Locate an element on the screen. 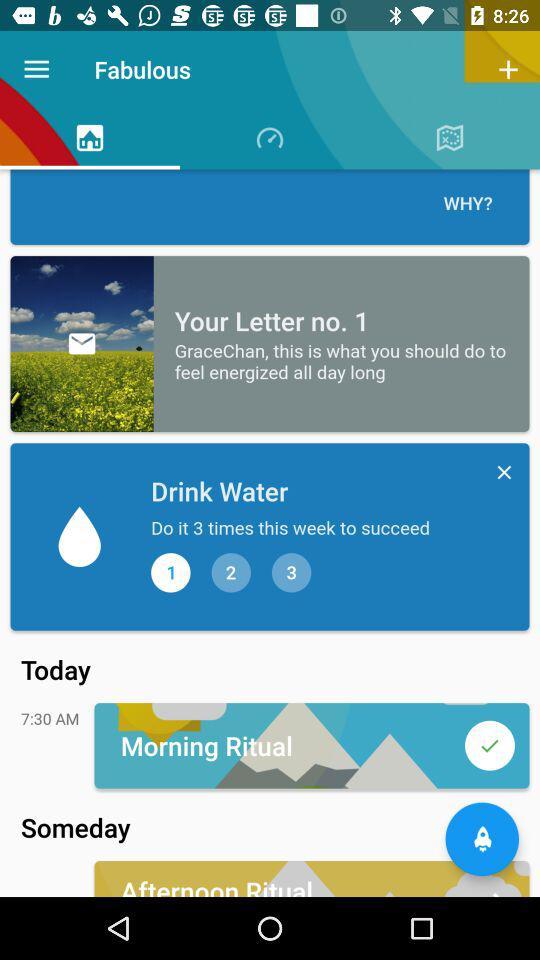 Image resolution: width=540 pixels, height=960 pixels. the notifications icon is located at coordinates (481, 839).